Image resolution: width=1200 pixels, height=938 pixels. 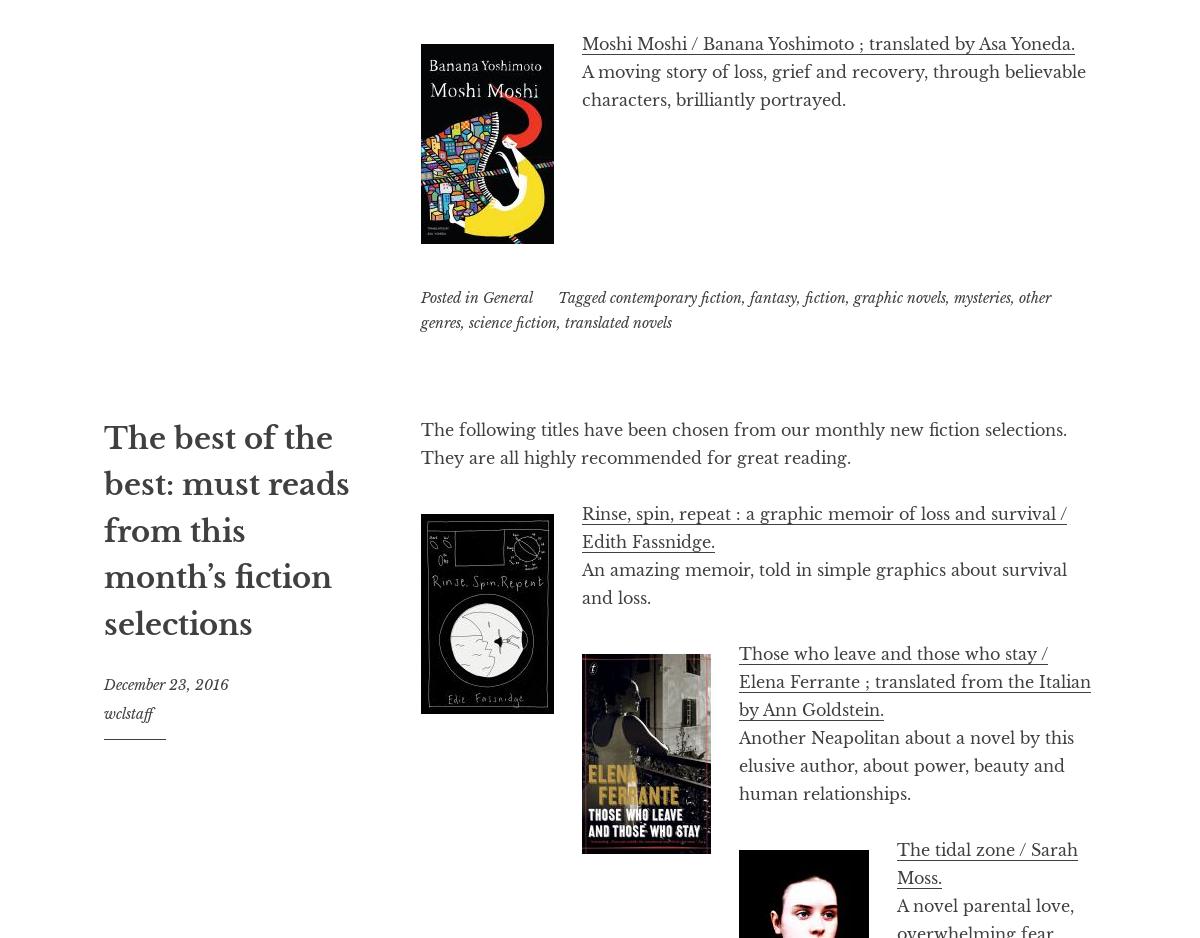 I want to click on 'Rinse, spin, repeat : a graphic memoir of loss and survival / Edith Fassnidge.', so click(x=823, y=525).